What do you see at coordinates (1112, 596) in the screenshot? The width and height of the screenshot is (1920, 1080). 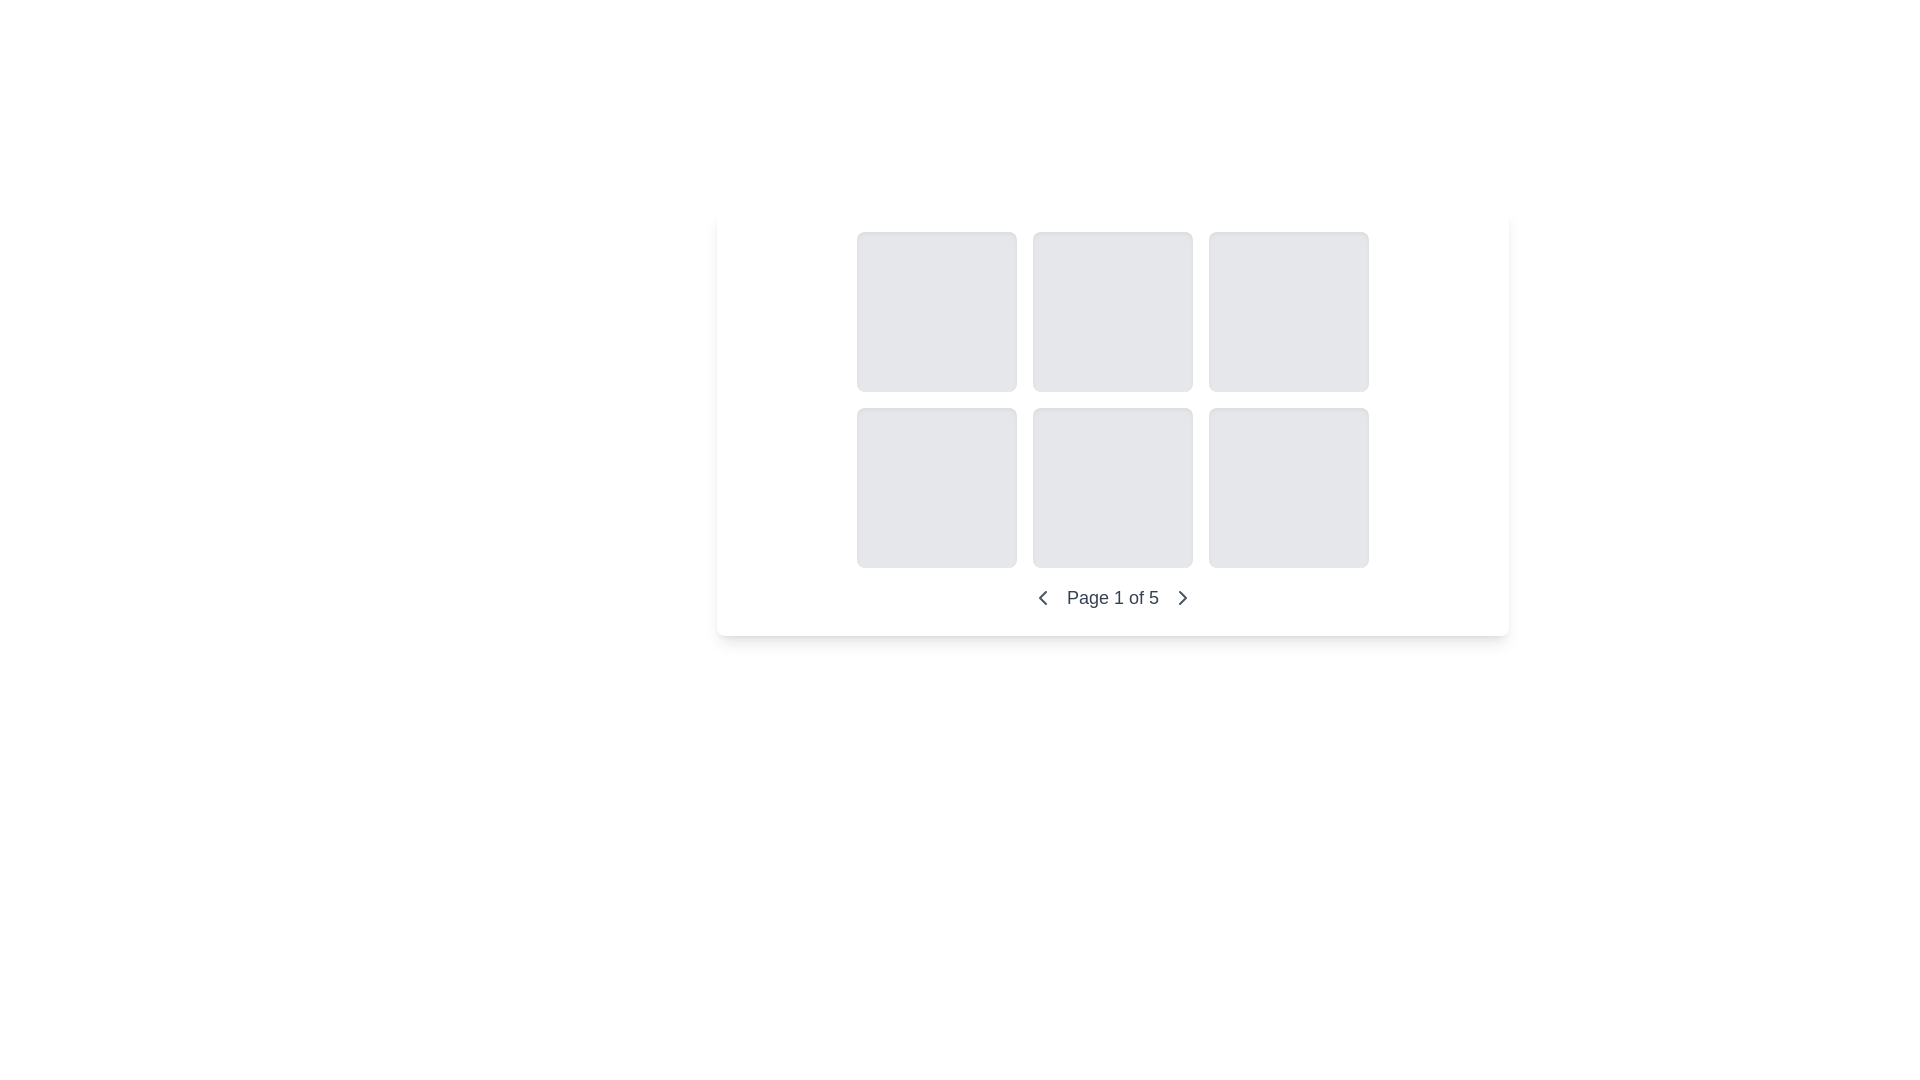 I see `the text label that indicates the current page status in the pagination control, which shows the user is on the first of five total pages` at bounding box center [1112, 596].